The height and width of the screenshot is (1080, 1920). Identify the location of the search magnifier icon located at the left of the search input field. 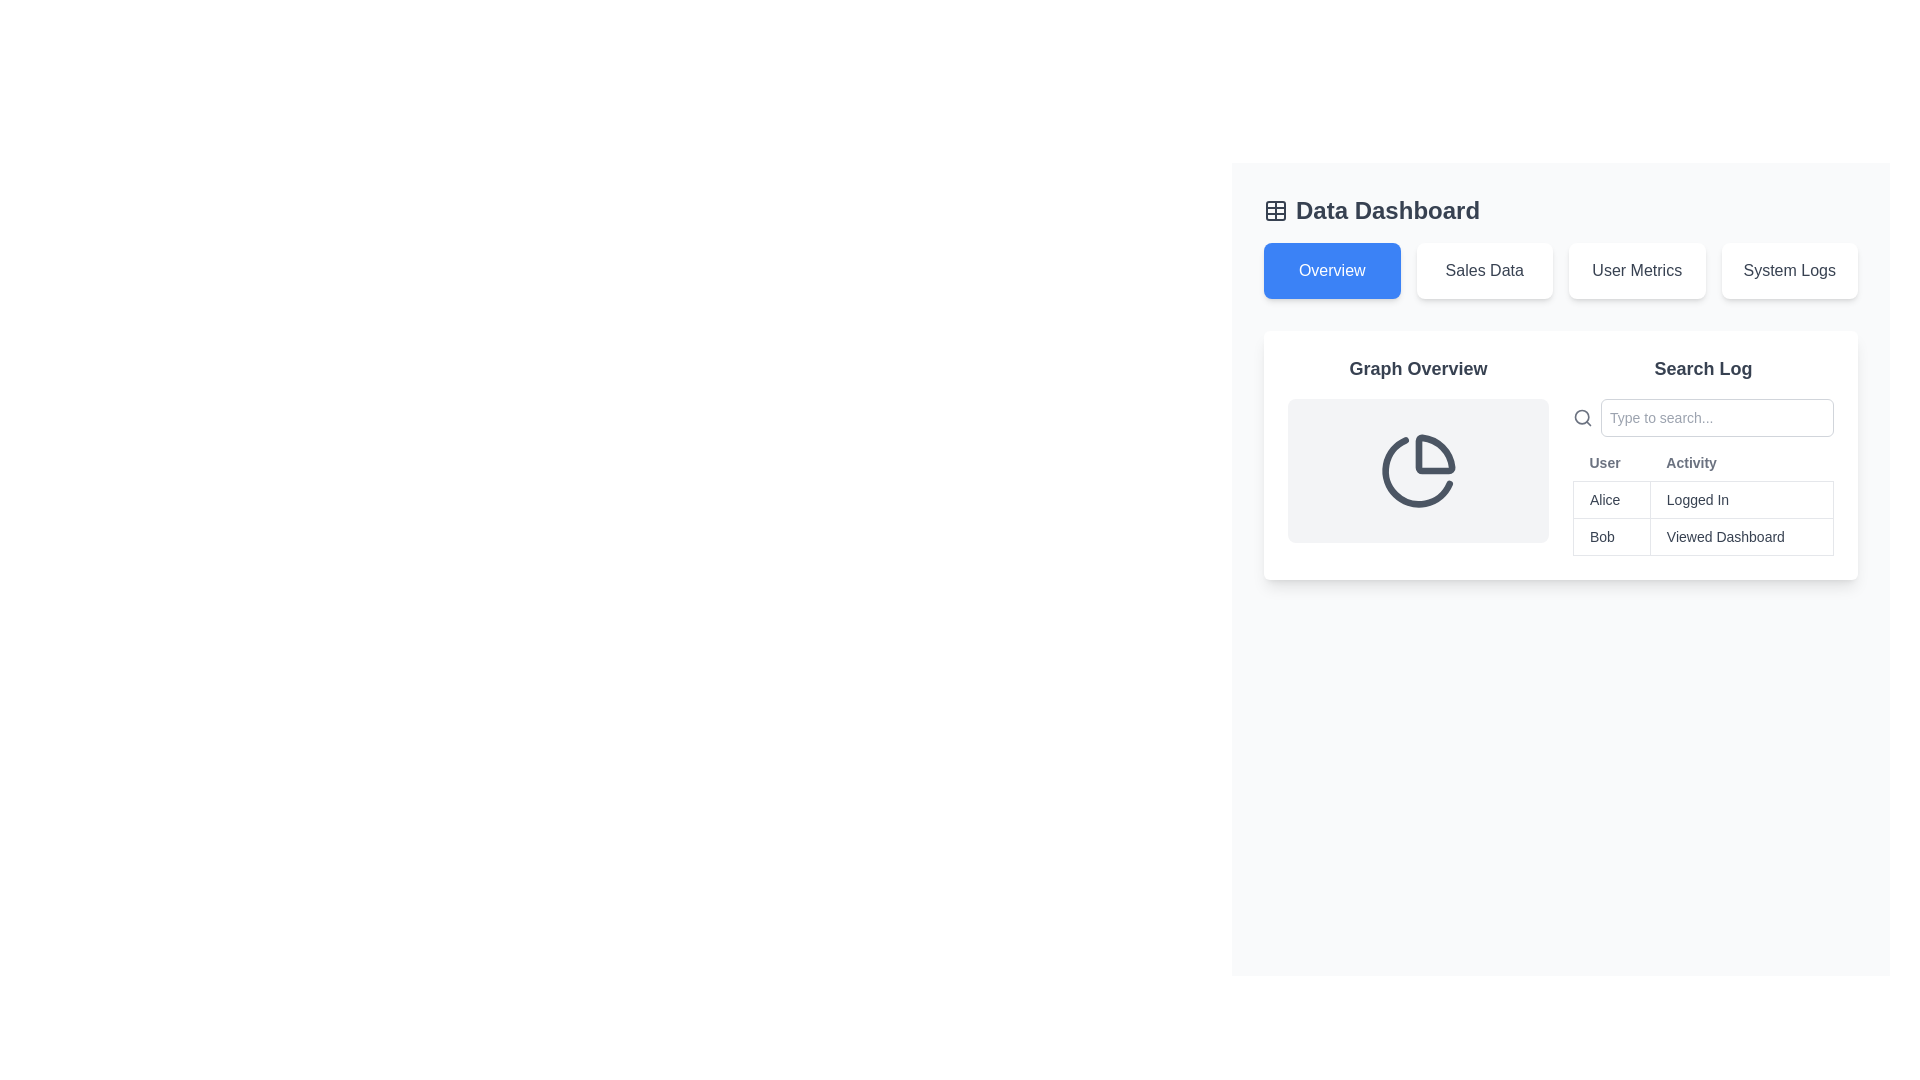
(1582, 416).